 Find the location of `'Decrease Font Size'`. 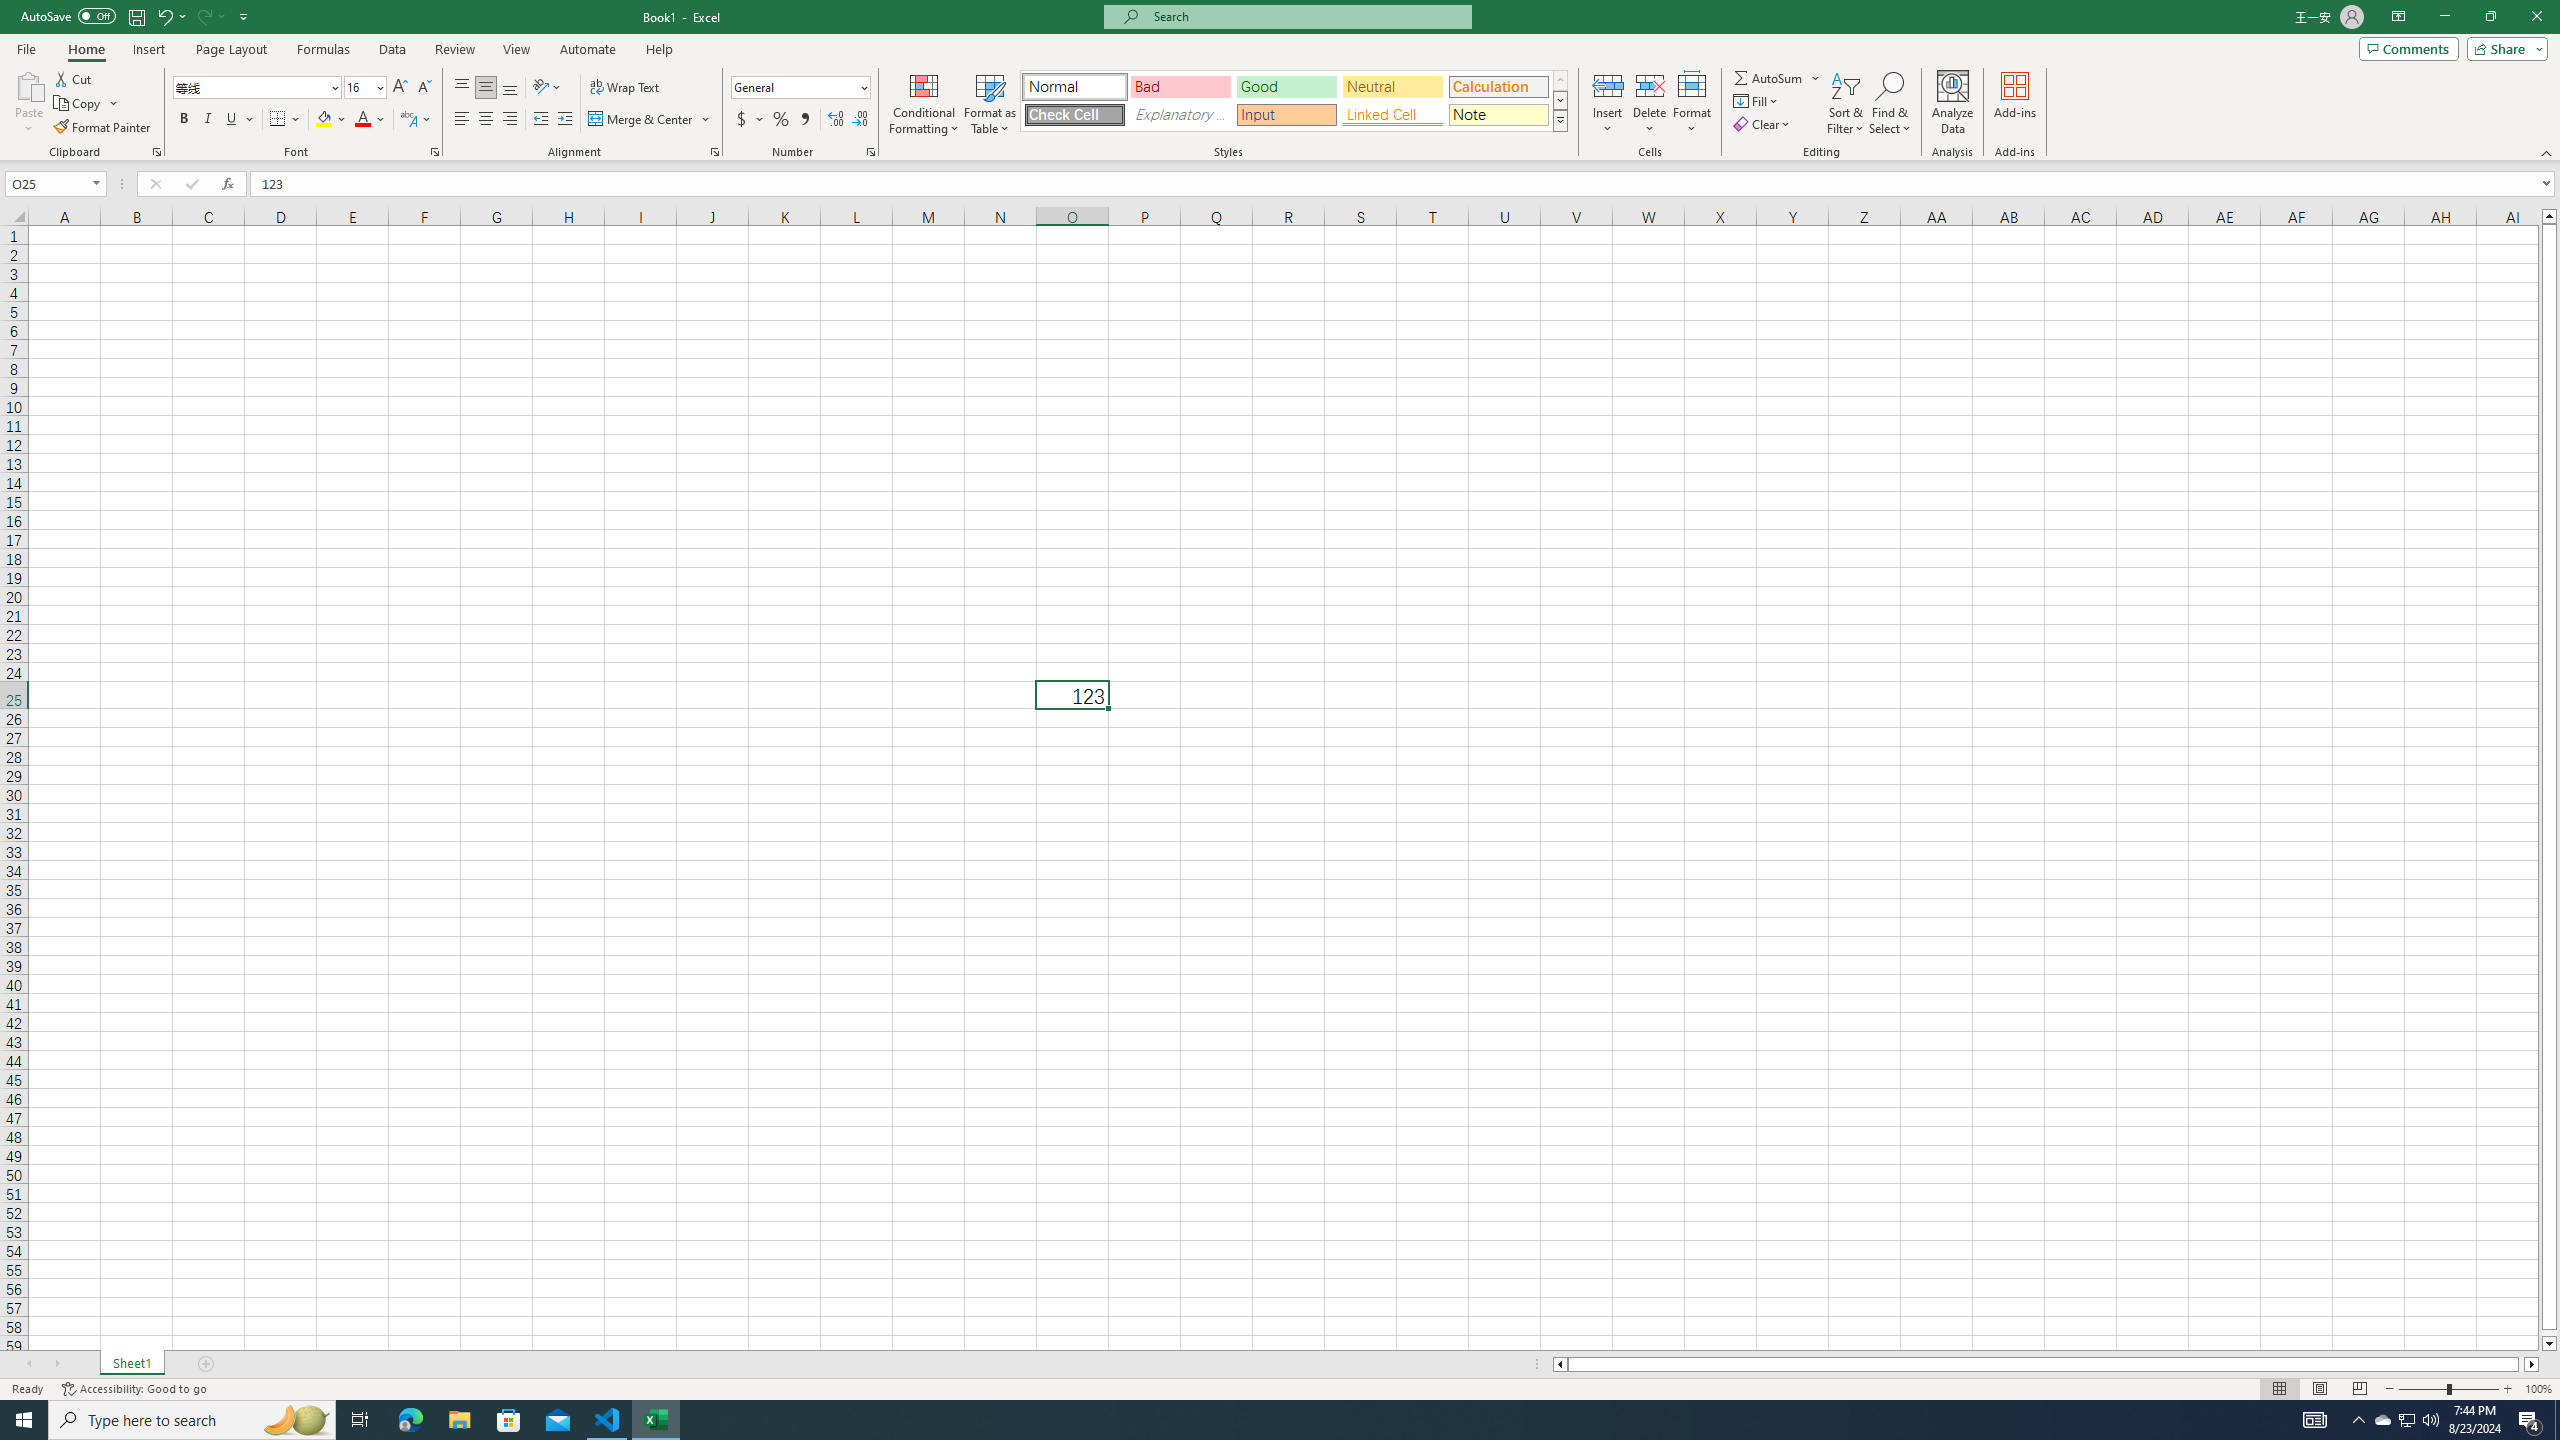

'Decrease Font Size' is located at coordinates (423, 87).